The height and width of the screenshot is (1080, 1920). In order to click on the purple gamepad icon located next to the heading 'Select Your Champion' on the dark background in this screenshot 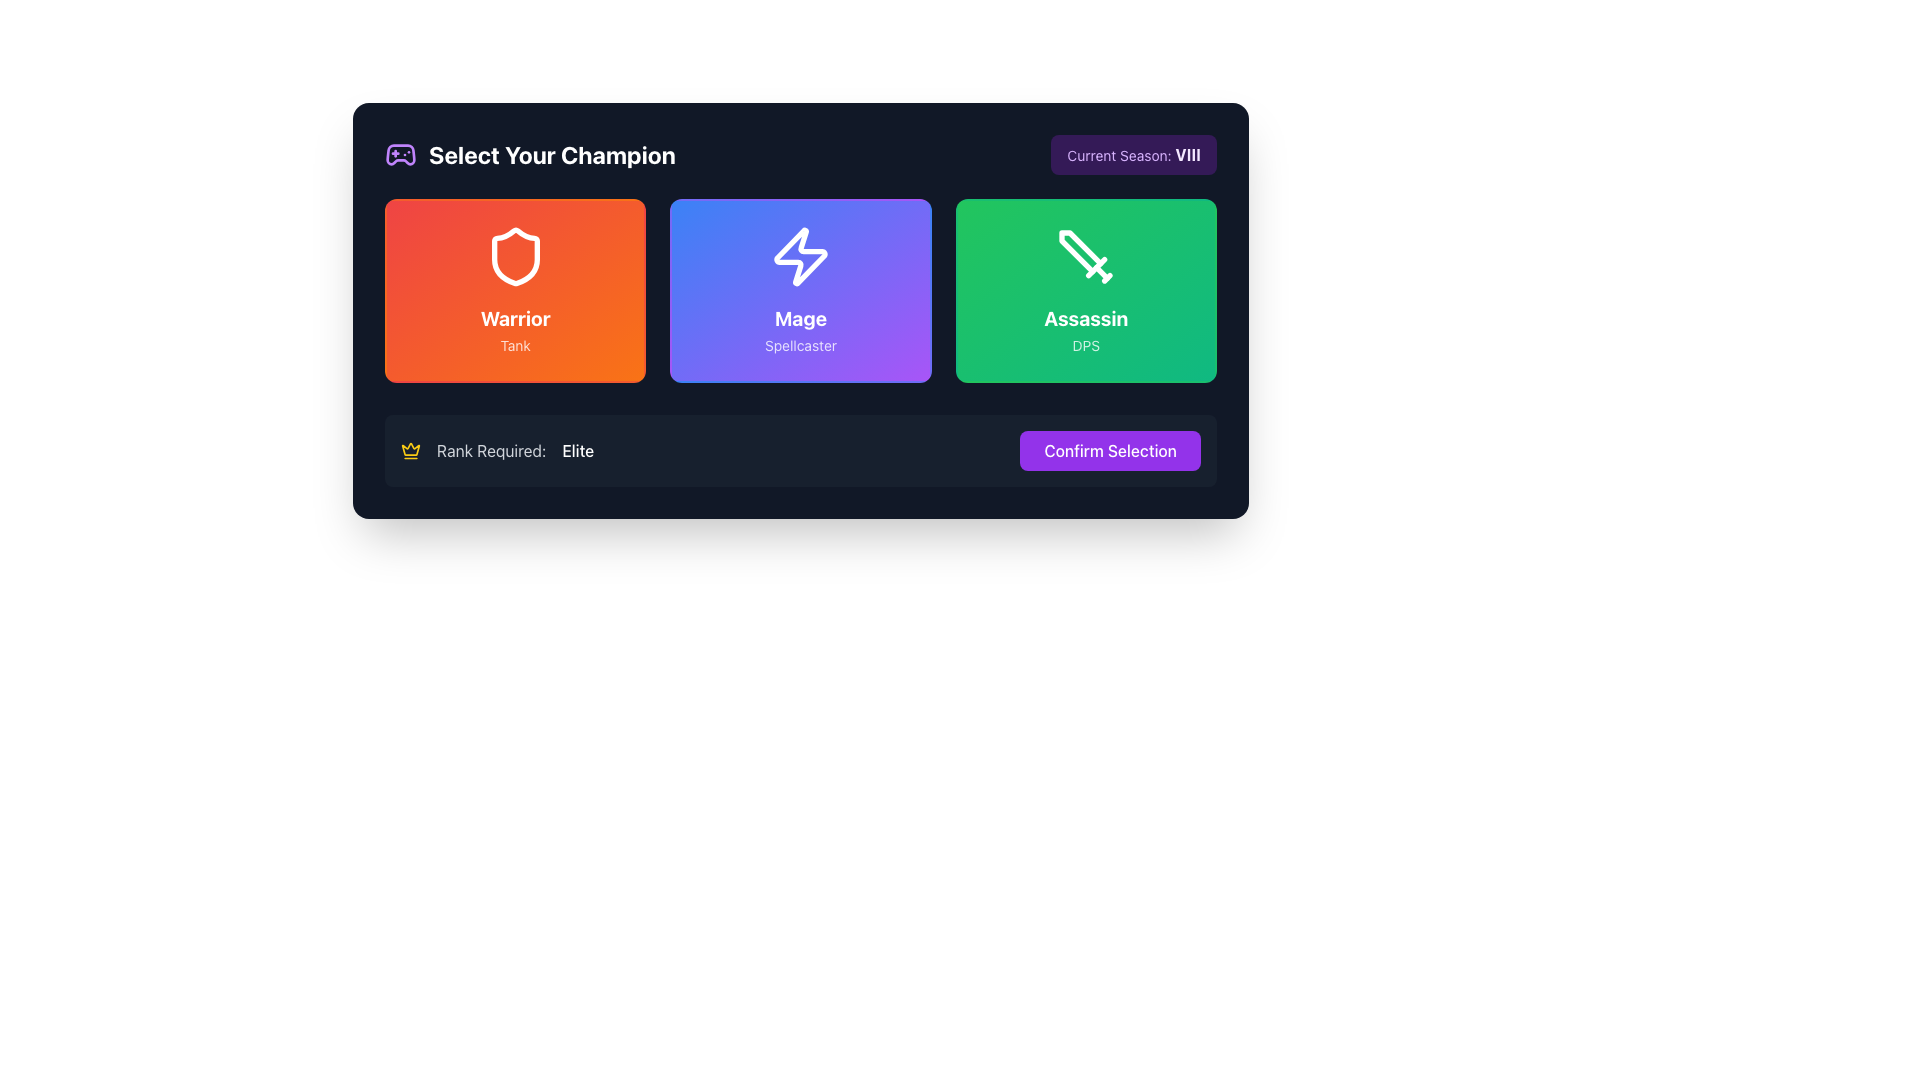, I will do `click(400, 153)`.